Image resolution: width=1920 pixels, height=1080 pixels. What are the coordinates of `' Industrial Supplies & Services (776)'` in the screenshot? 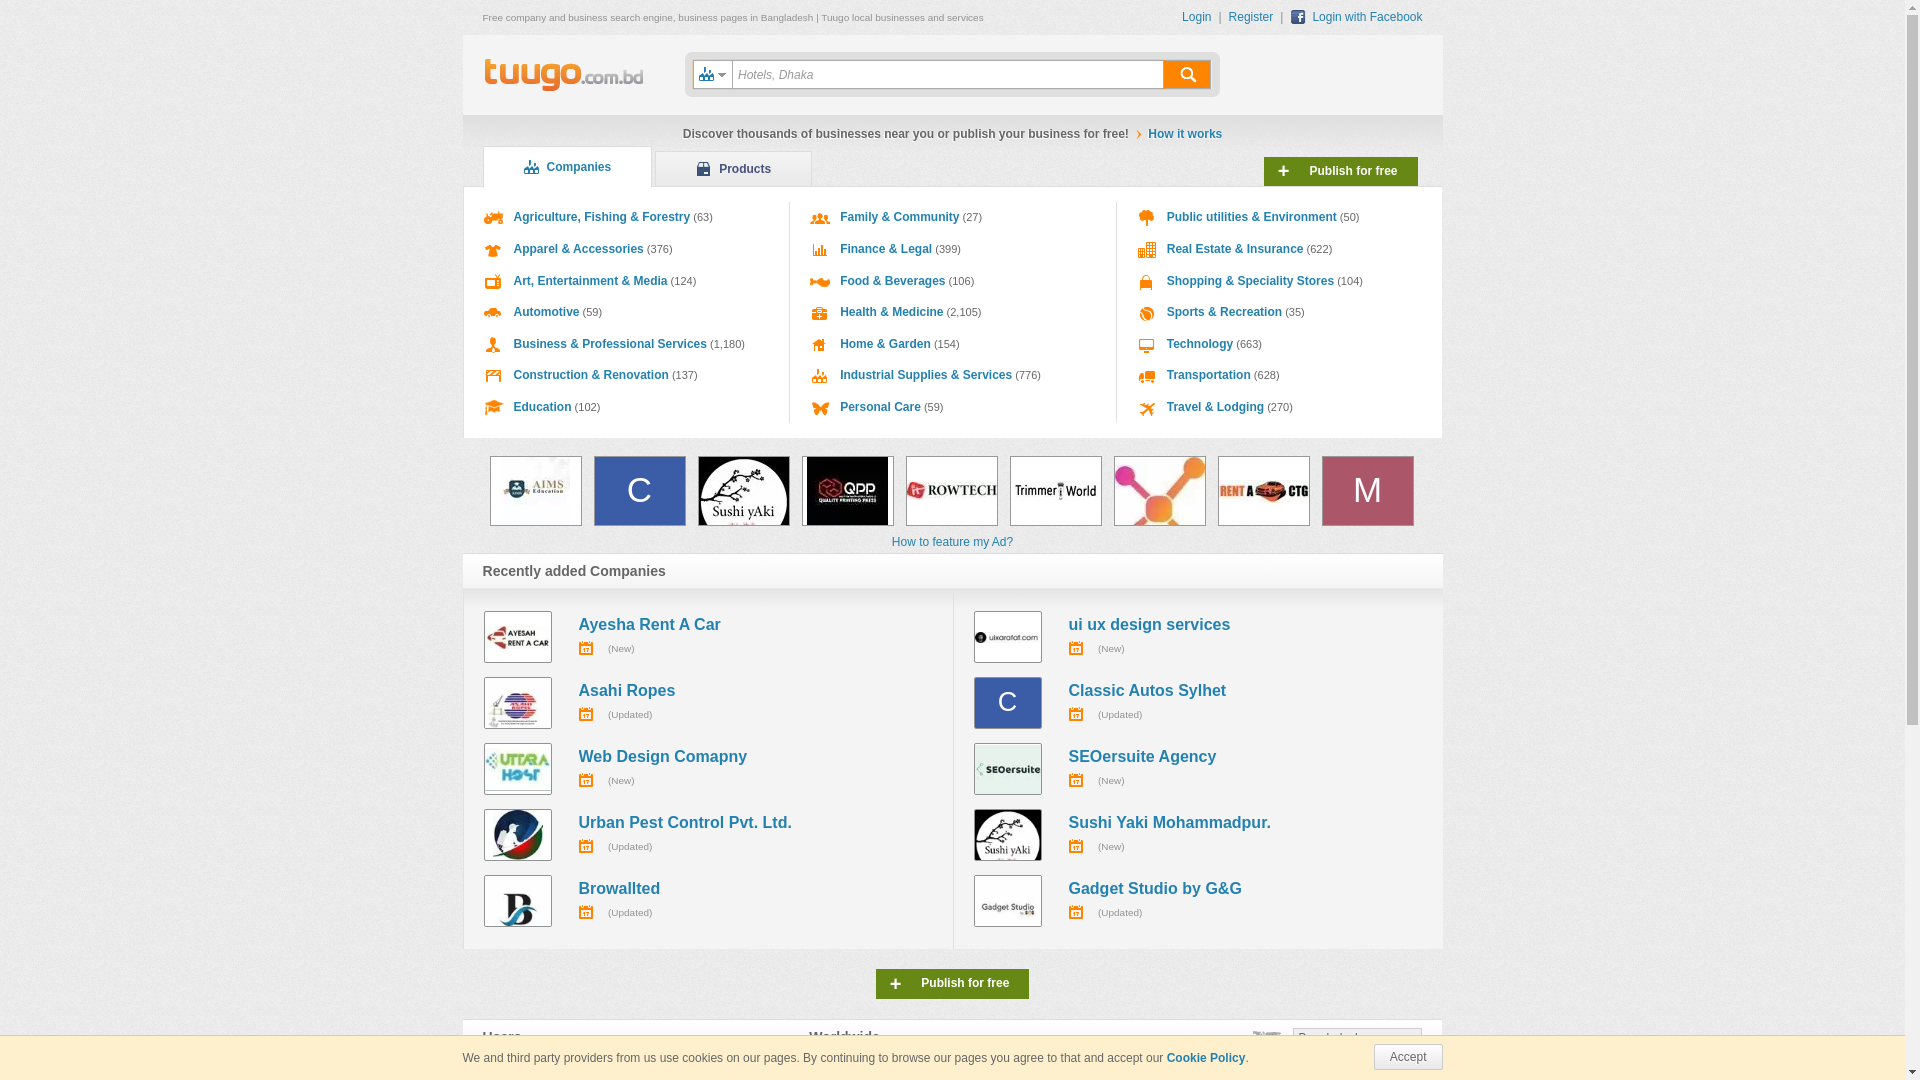 It's located at (952, 375).